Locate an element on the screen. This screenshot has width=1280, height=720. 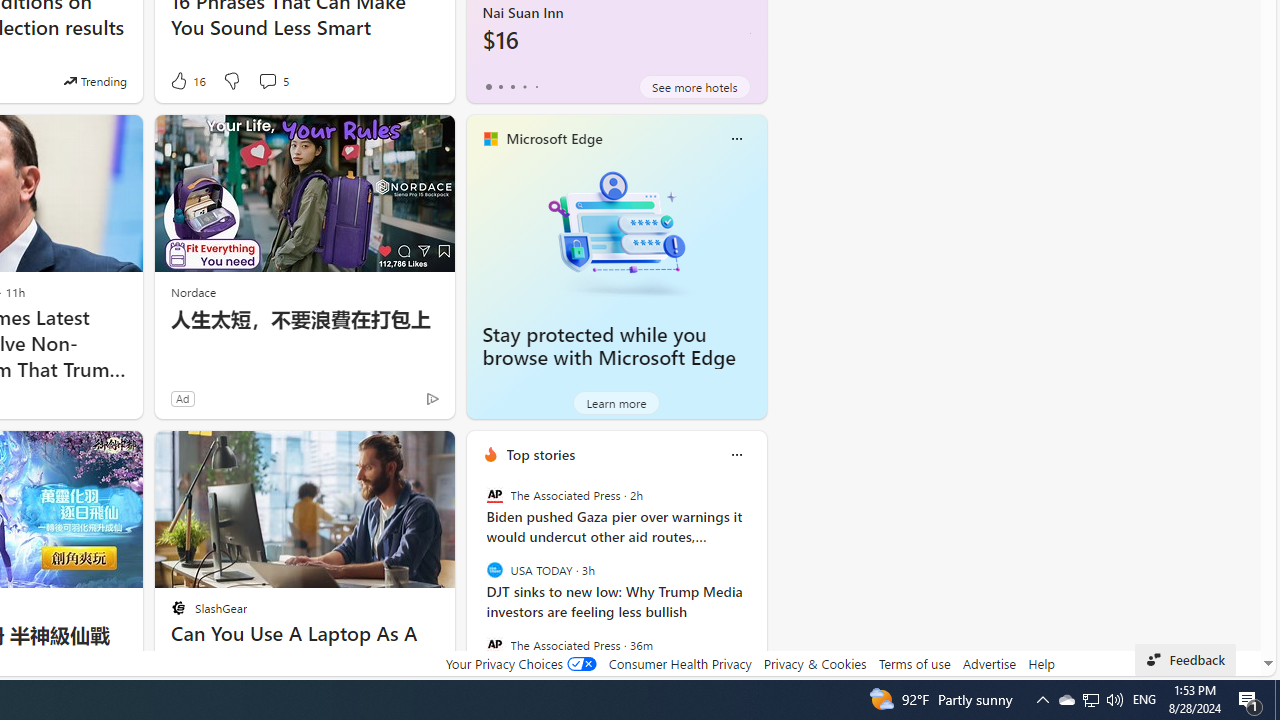
'USA TODAY' is located at coordinates (494, 570).